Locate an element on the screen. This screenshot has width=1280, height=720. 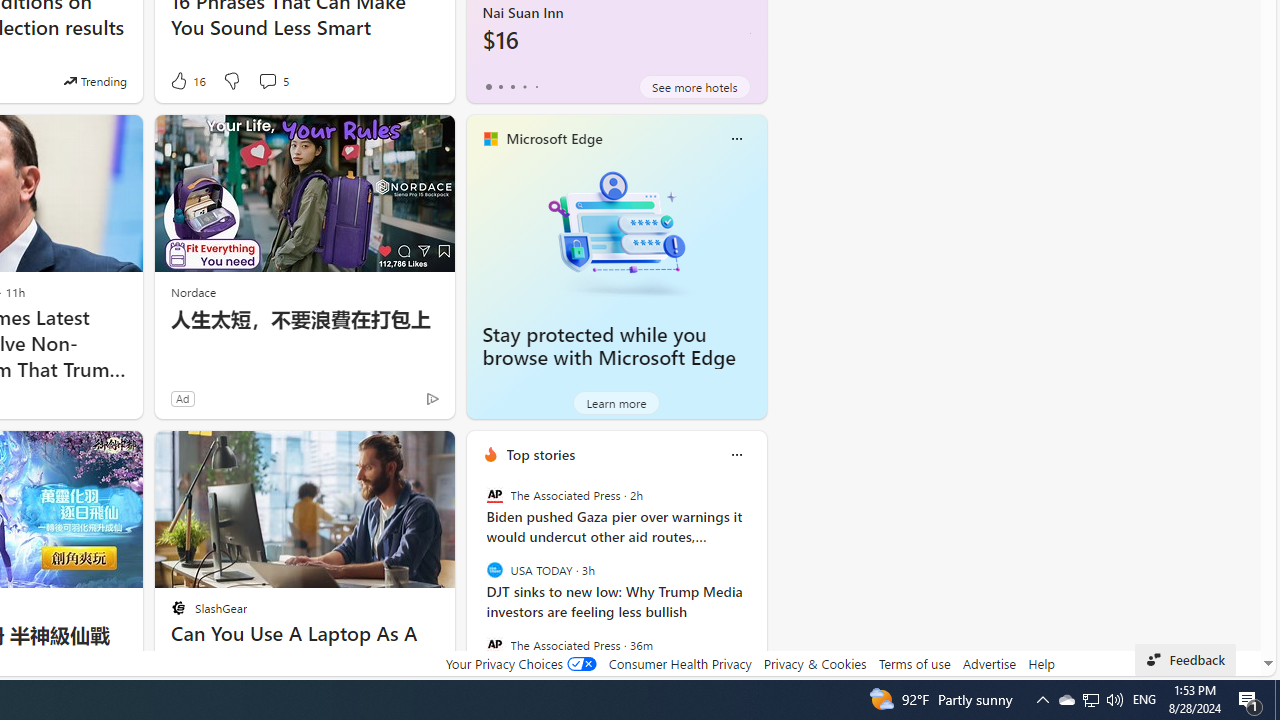
'USA TODAY' is located at coordinates (494, 570).